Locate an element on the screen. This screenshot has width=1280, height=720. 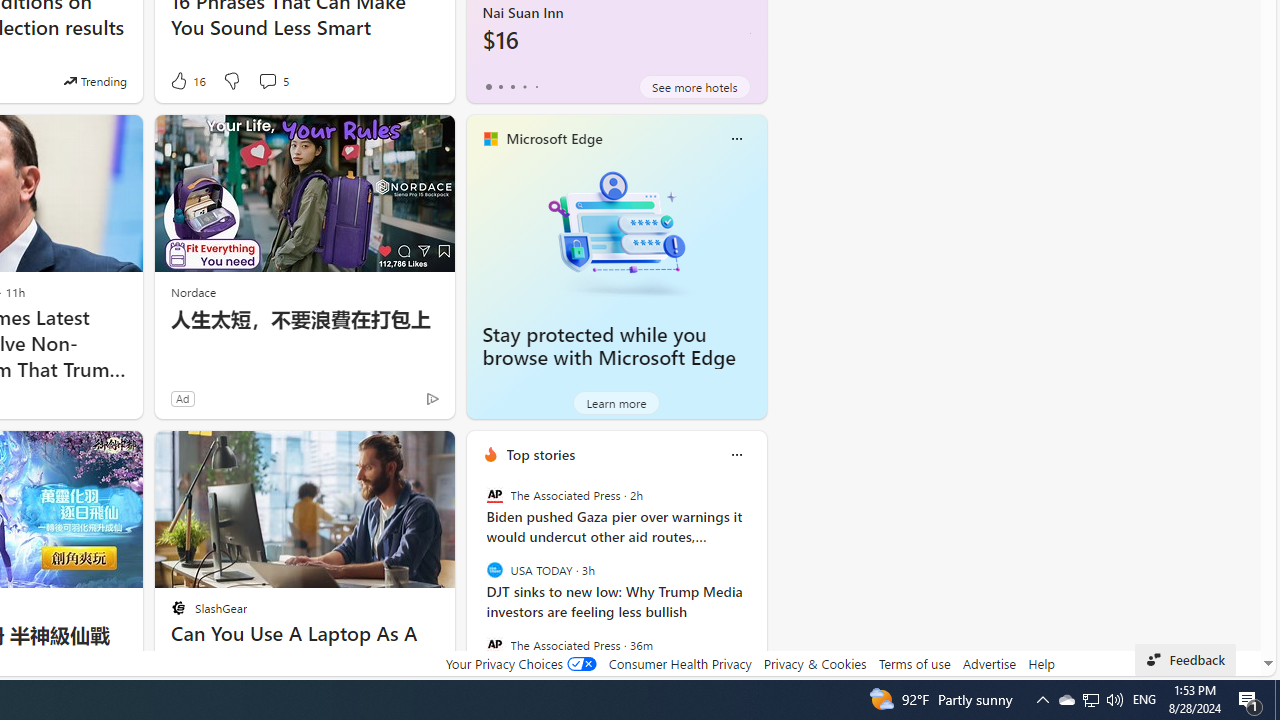
'USA TODAY' is located at coordinates (494, 570).